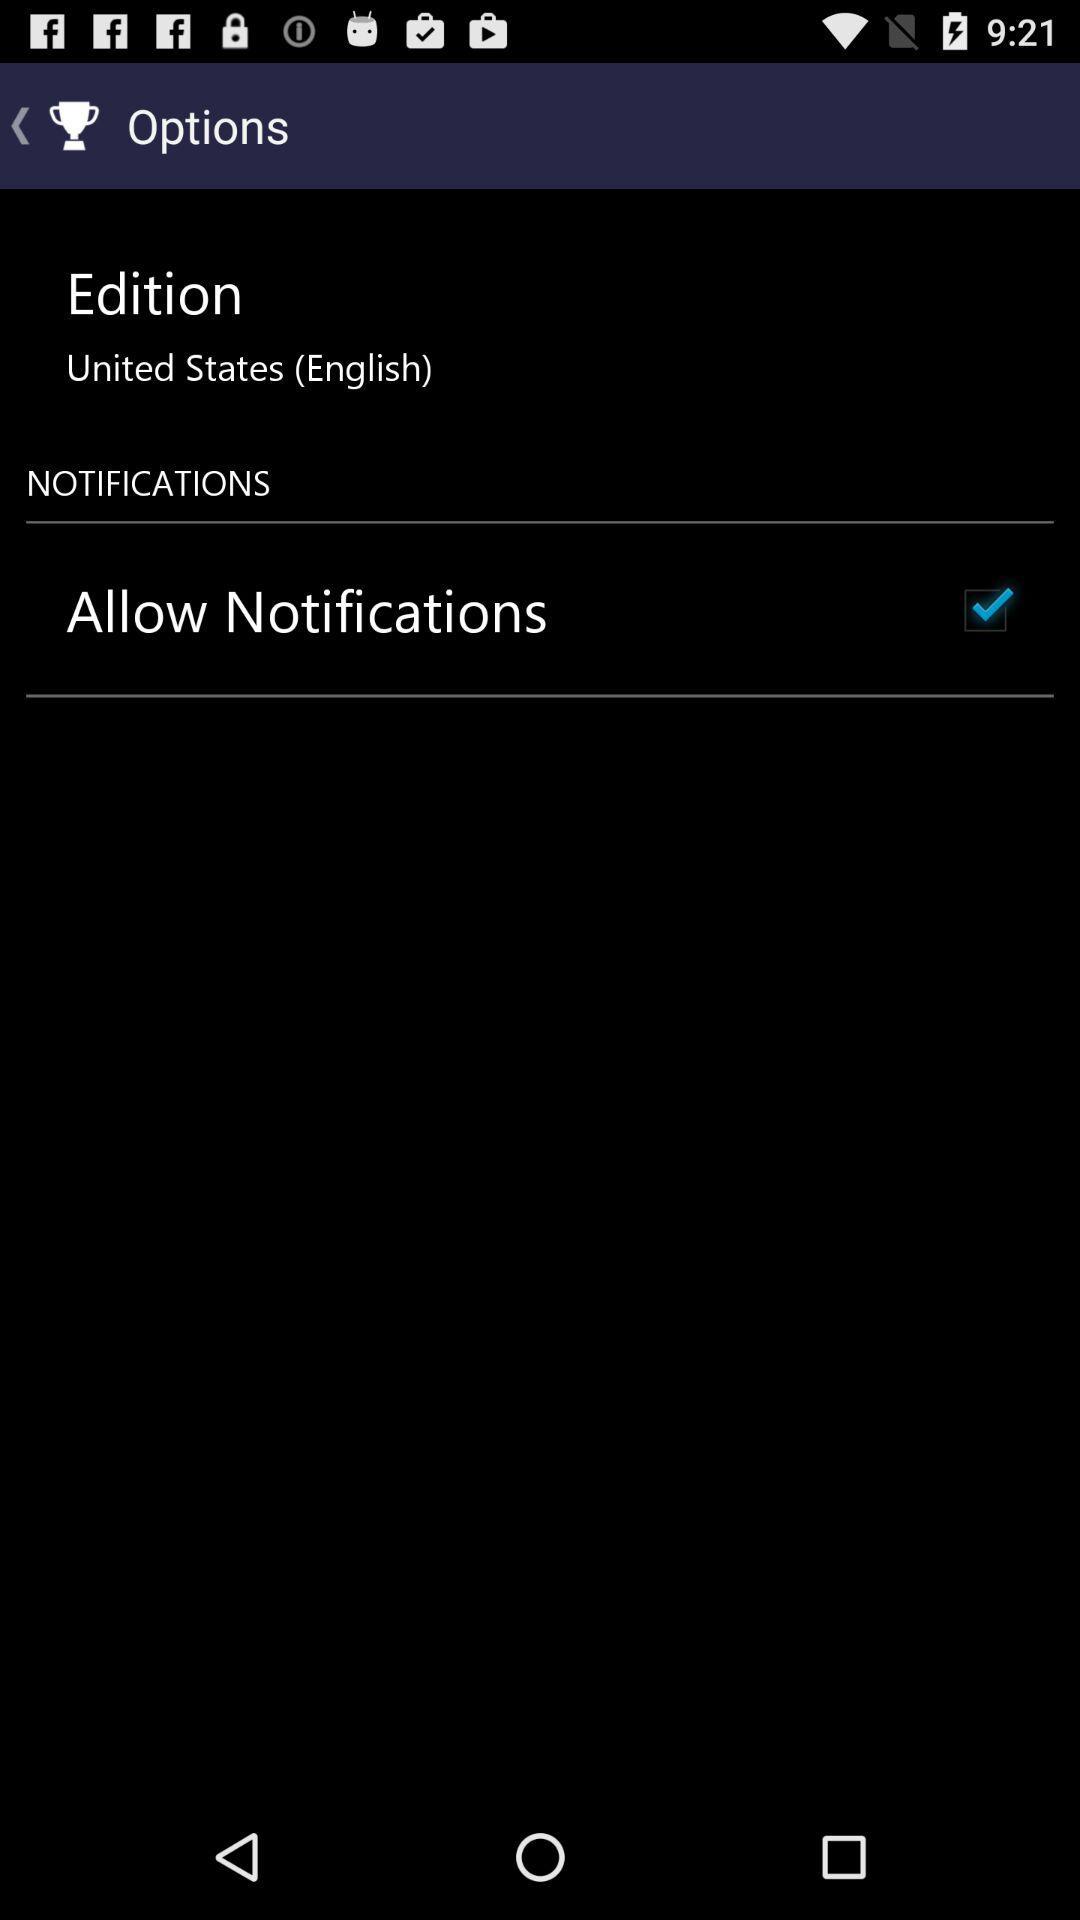  What do you see at coordinates (153, 291) in the screenshot?
I see `the edition item` at bounding box center [153, 291].